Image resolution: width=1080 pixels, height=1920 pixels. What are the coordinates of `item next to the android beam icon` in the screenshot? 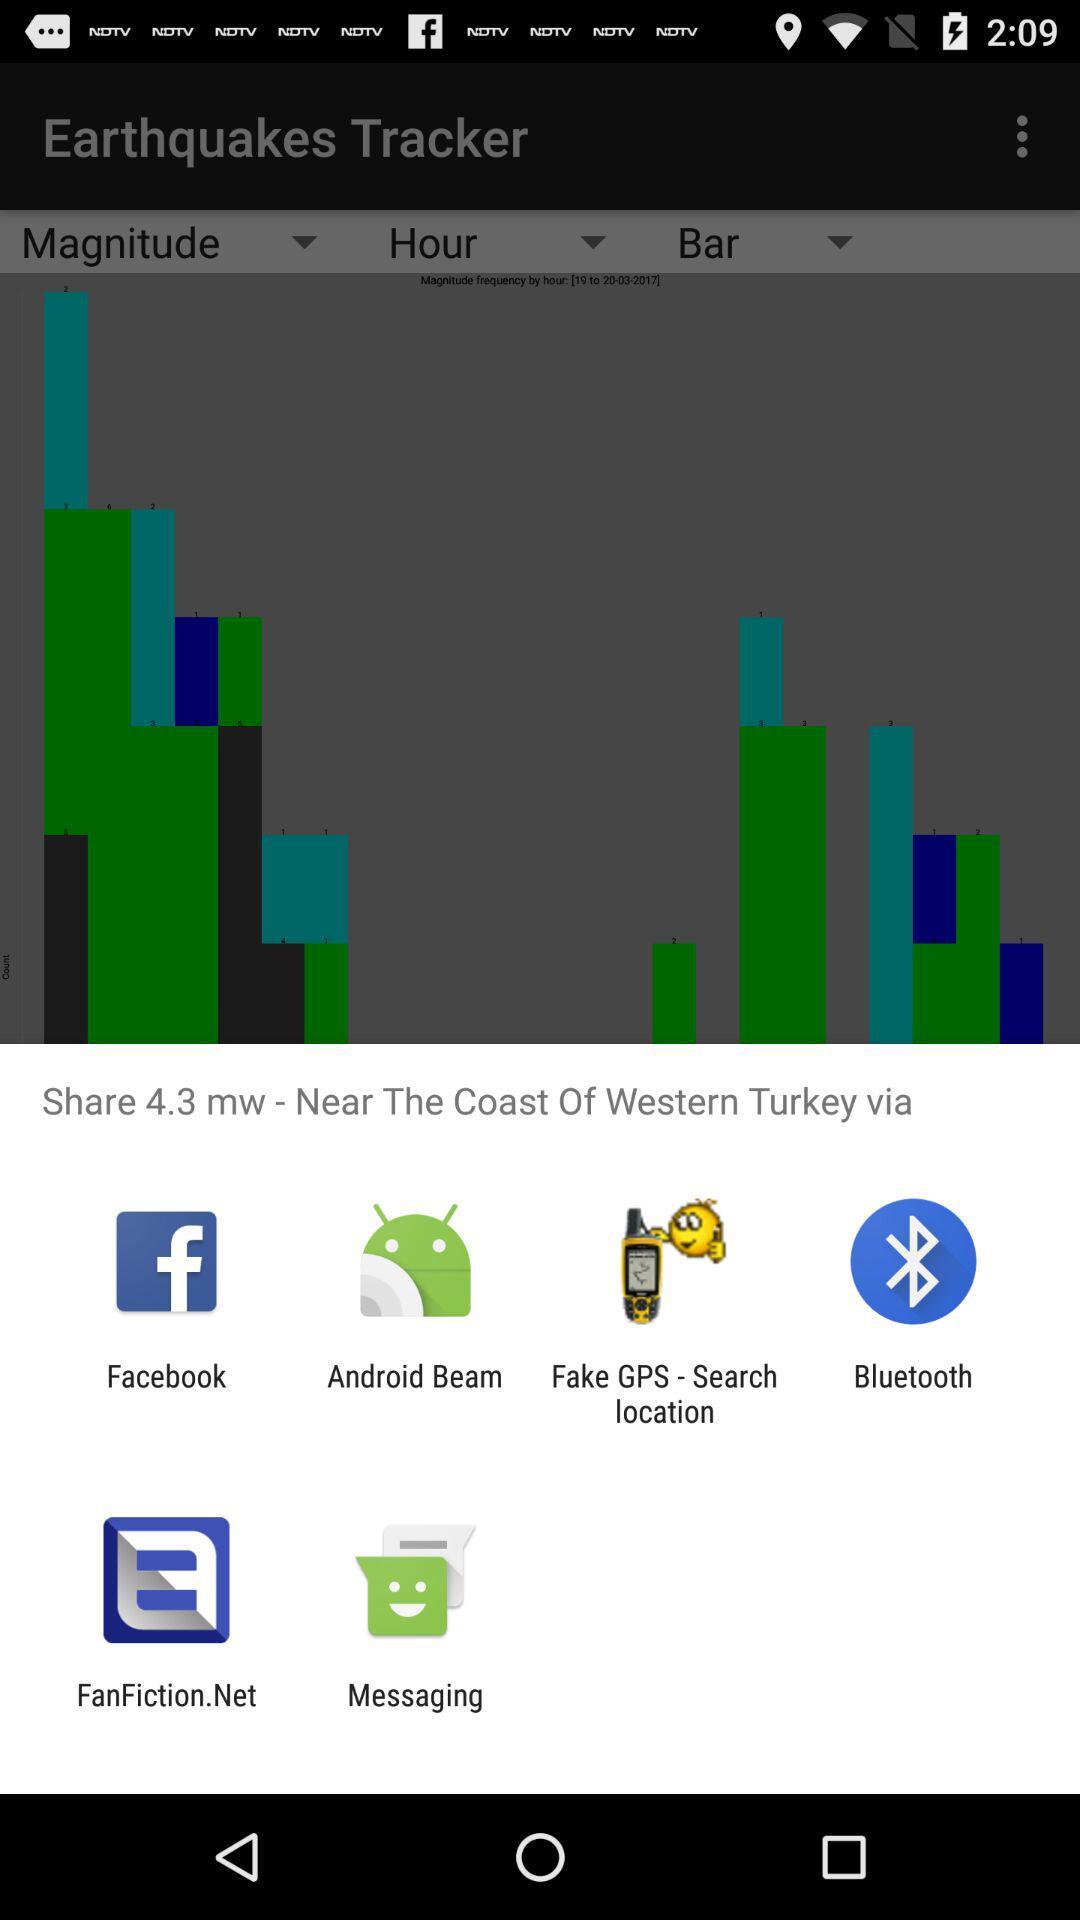 It's located at (664, 1392).